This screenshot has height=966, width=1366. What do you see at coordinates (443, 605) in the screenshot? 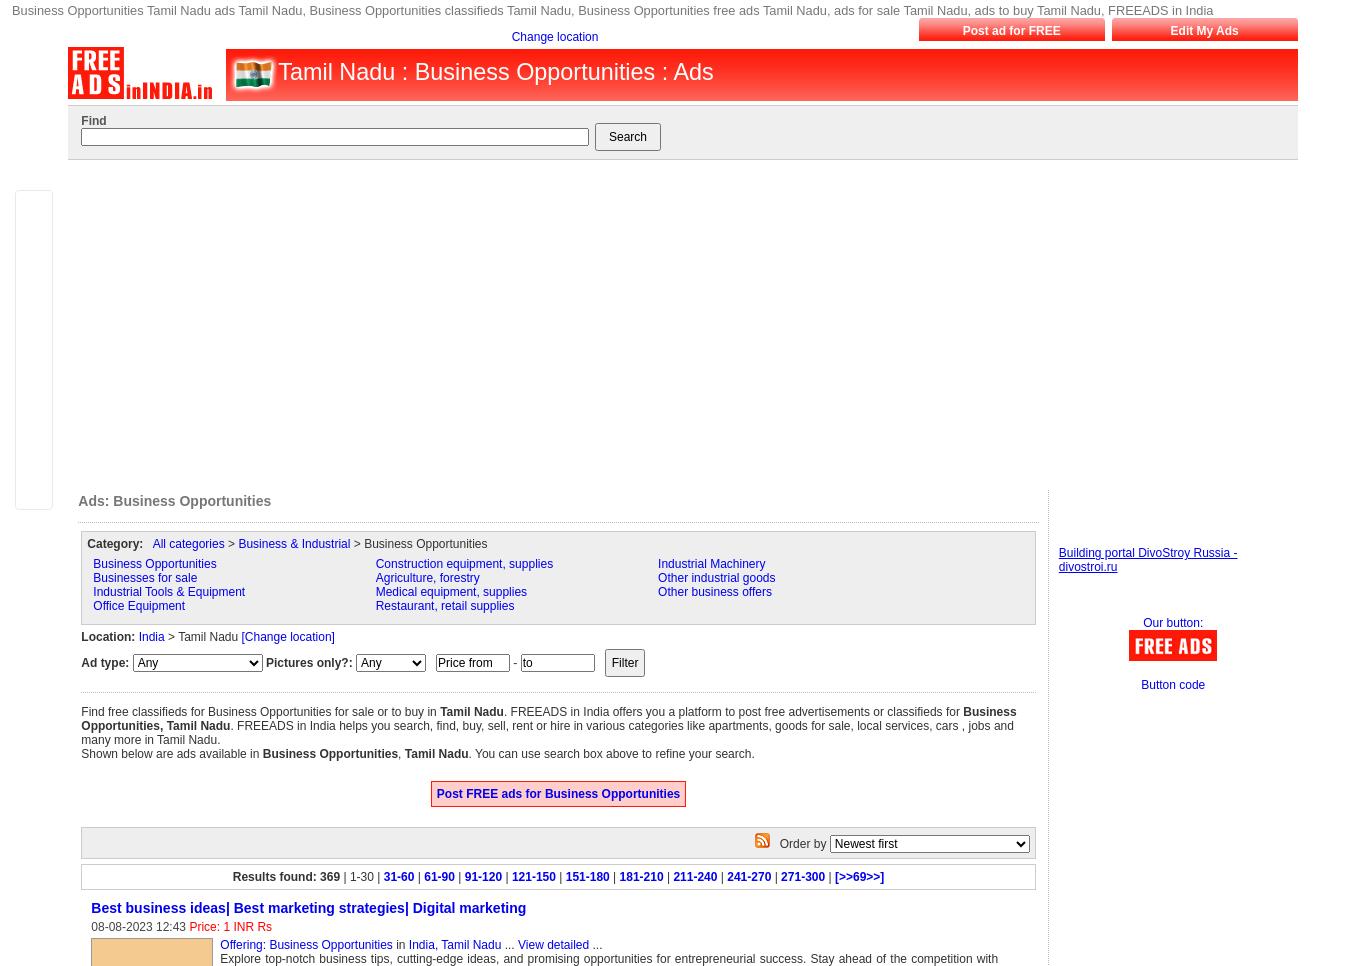
I see `'Restaurant, retail supplies'` at bounding box center [443, 605].